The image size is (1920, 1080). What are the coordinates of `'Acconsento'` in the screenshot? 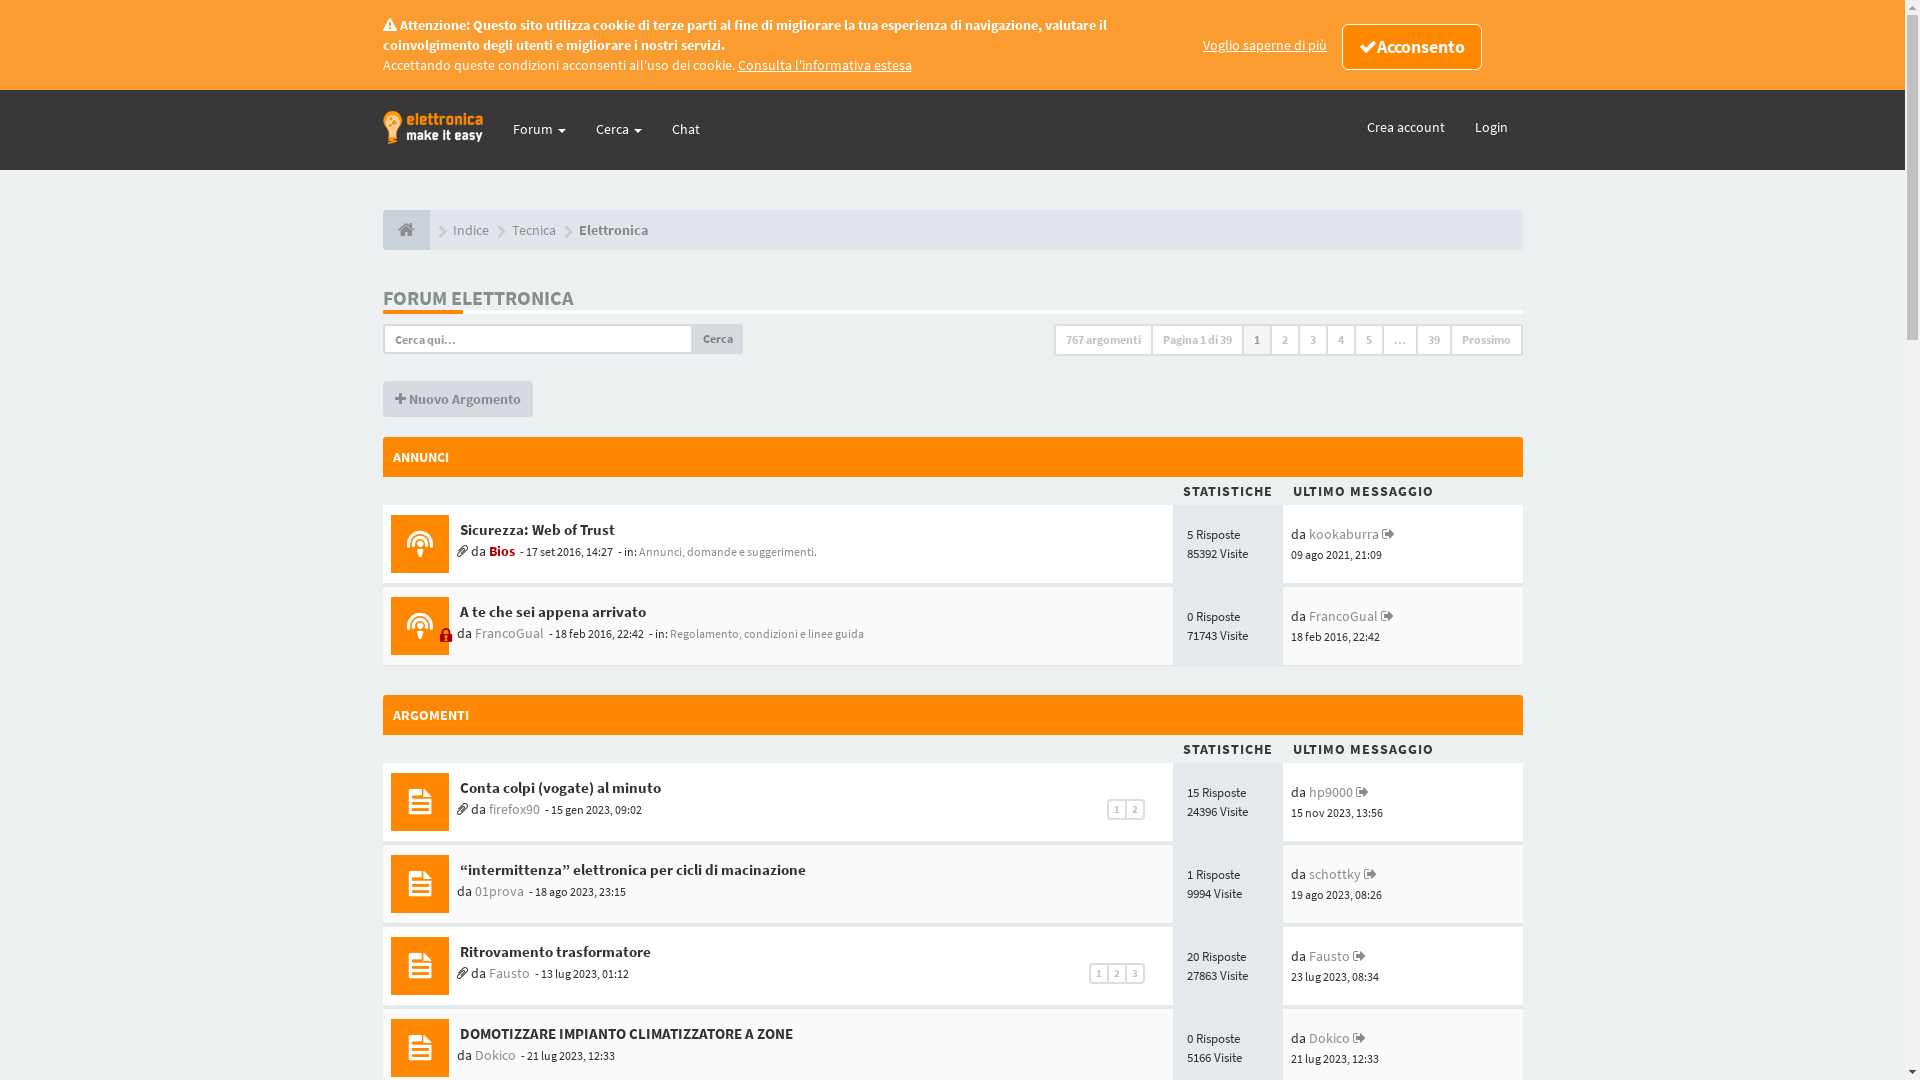 It's located at (1410, 45).